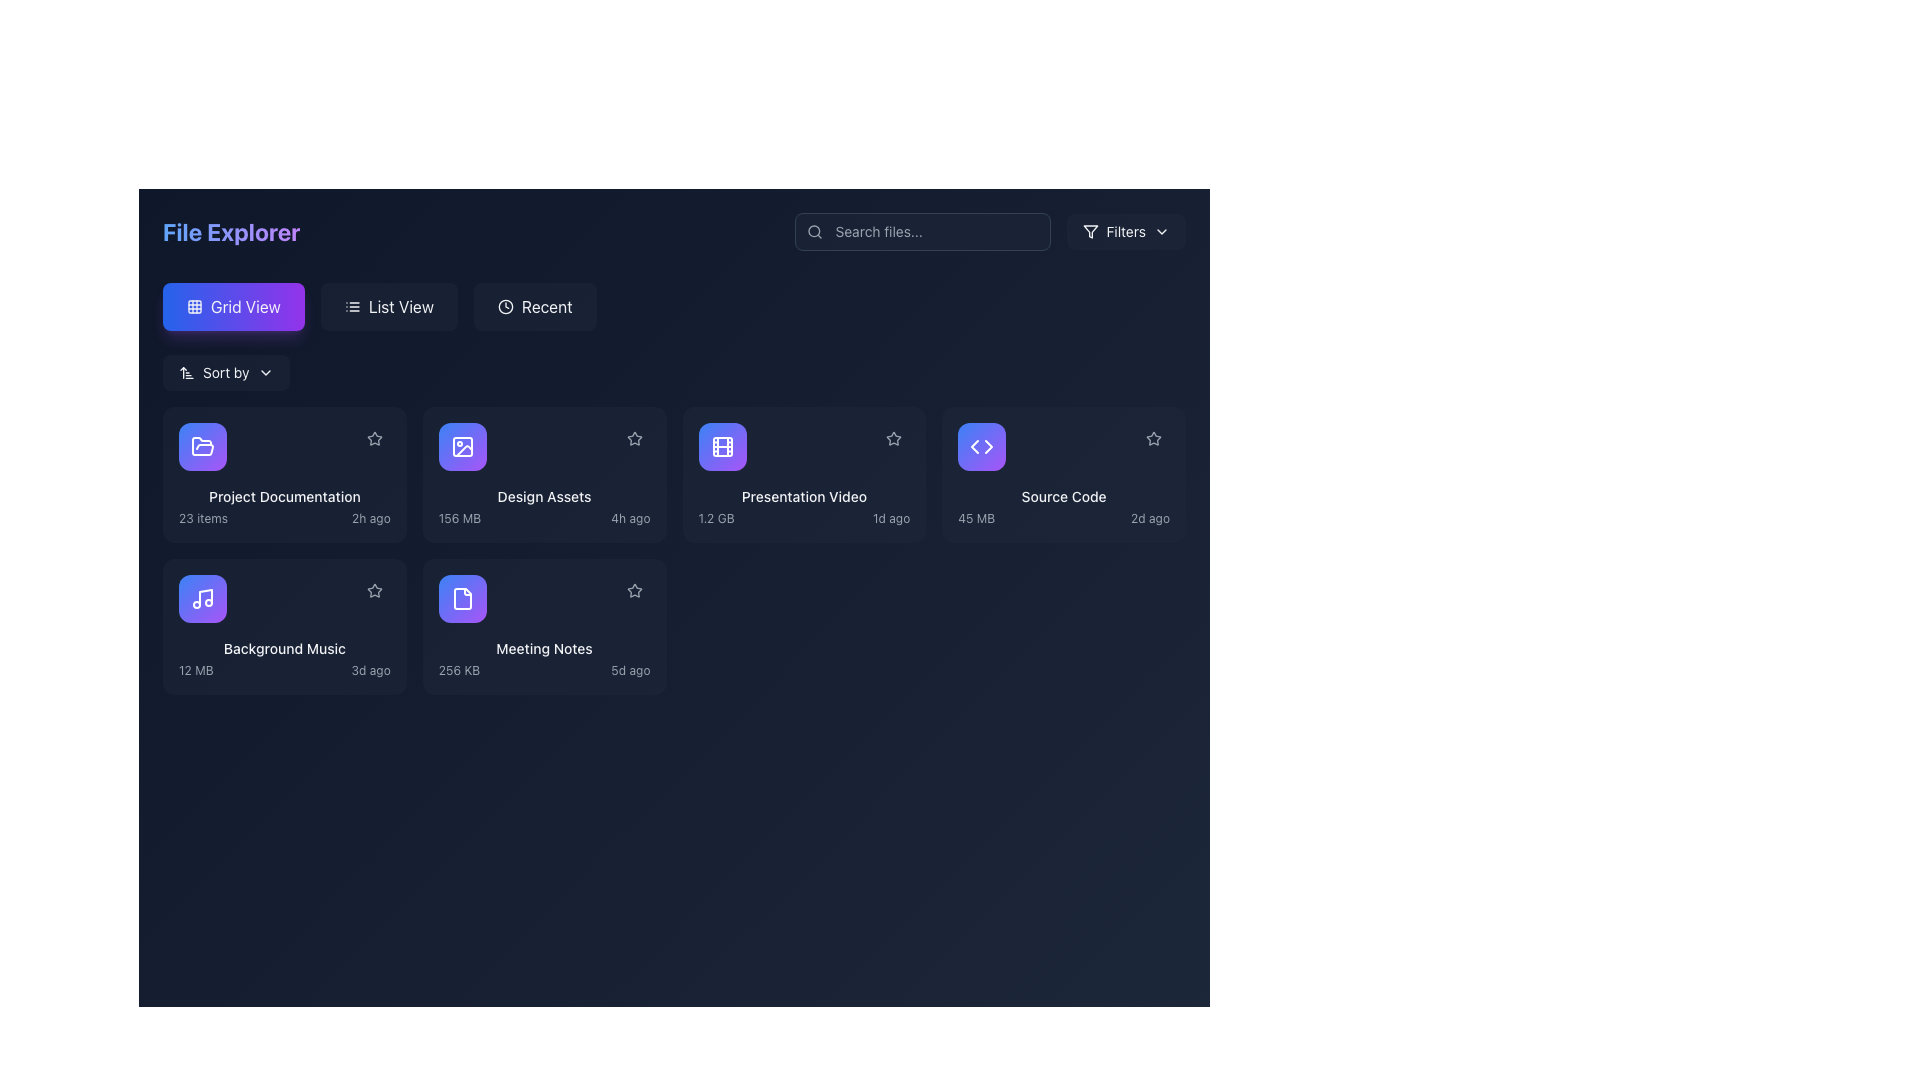 The image size is (1920, 1080). I want to click on the 'Meeting Notes' file icon, which is a light purple gradient document-shaped icon located in the second row and second column of the 'File Explorer' grid view layout, so click(461, 597).